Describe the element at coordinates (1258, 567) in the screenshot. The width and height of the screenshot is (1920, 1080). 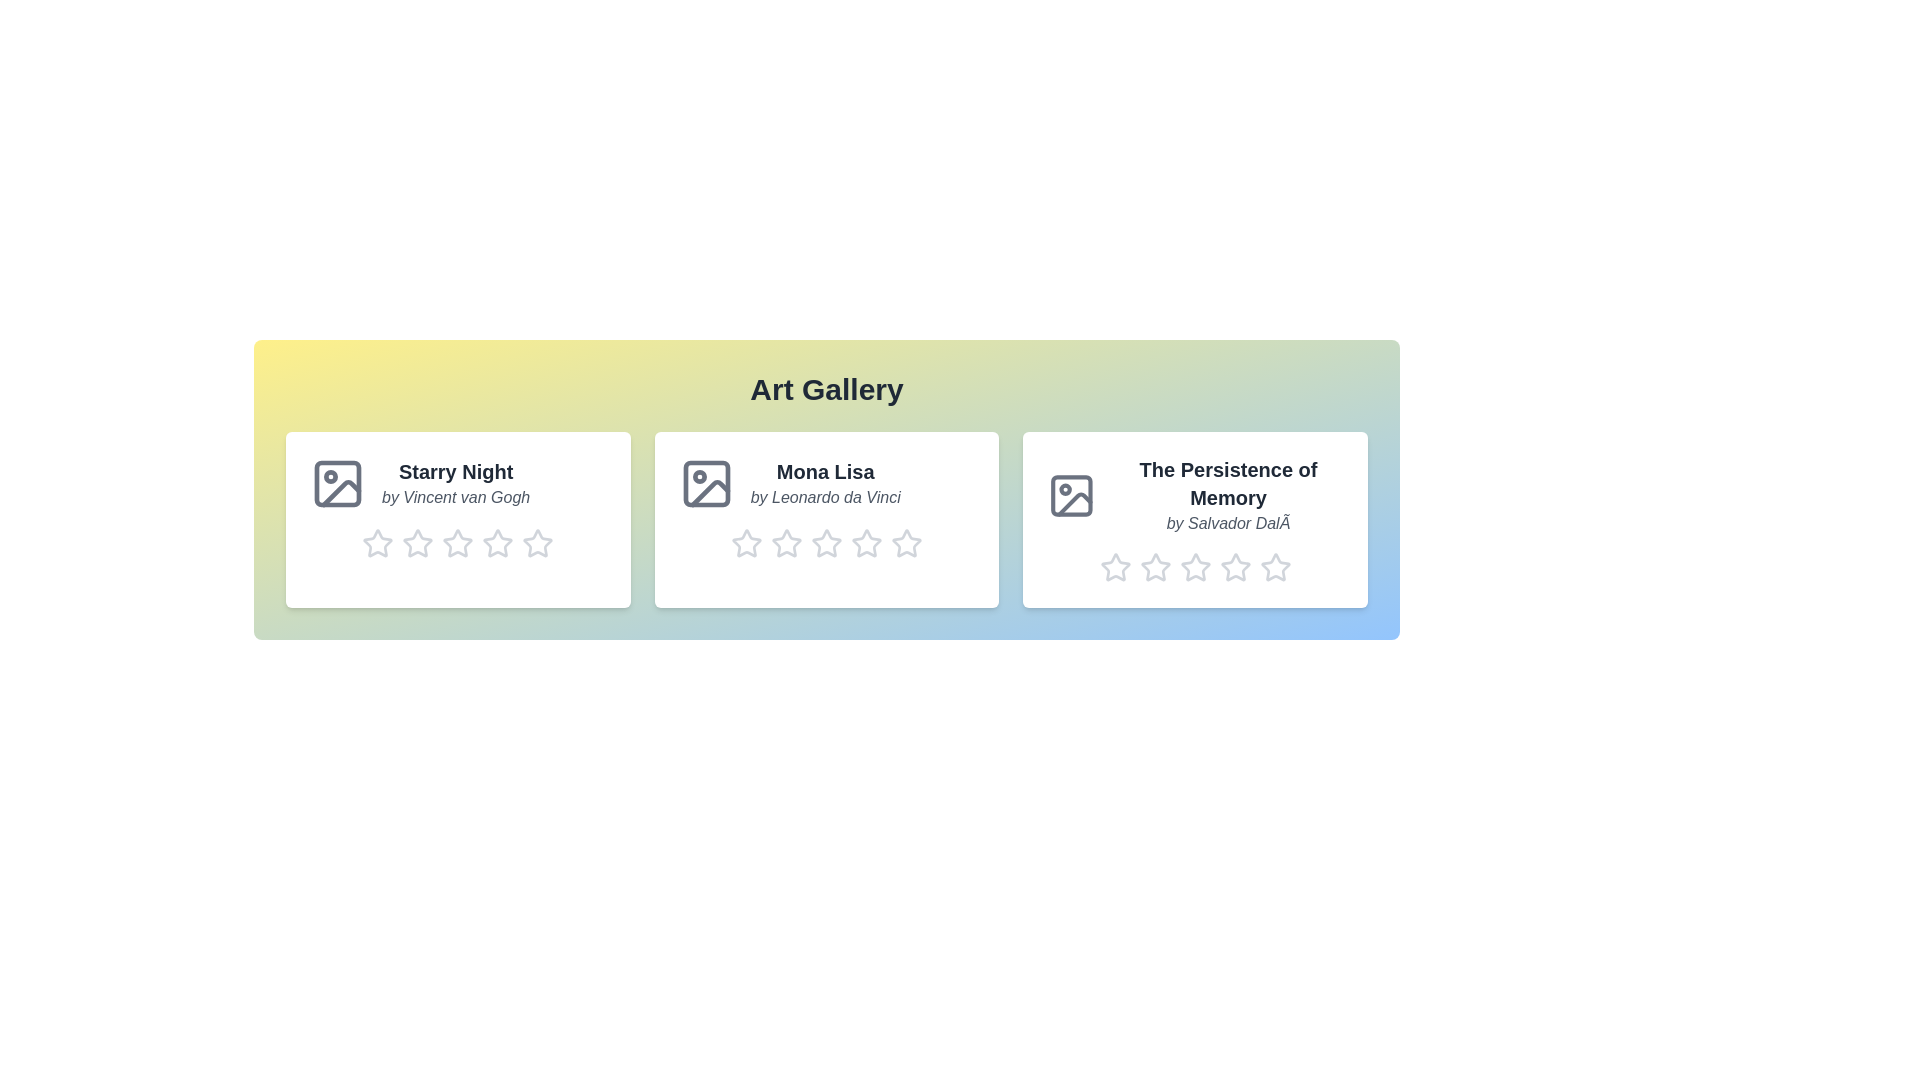
I see `the rating of artwork 3 to 5 stars` at that location.